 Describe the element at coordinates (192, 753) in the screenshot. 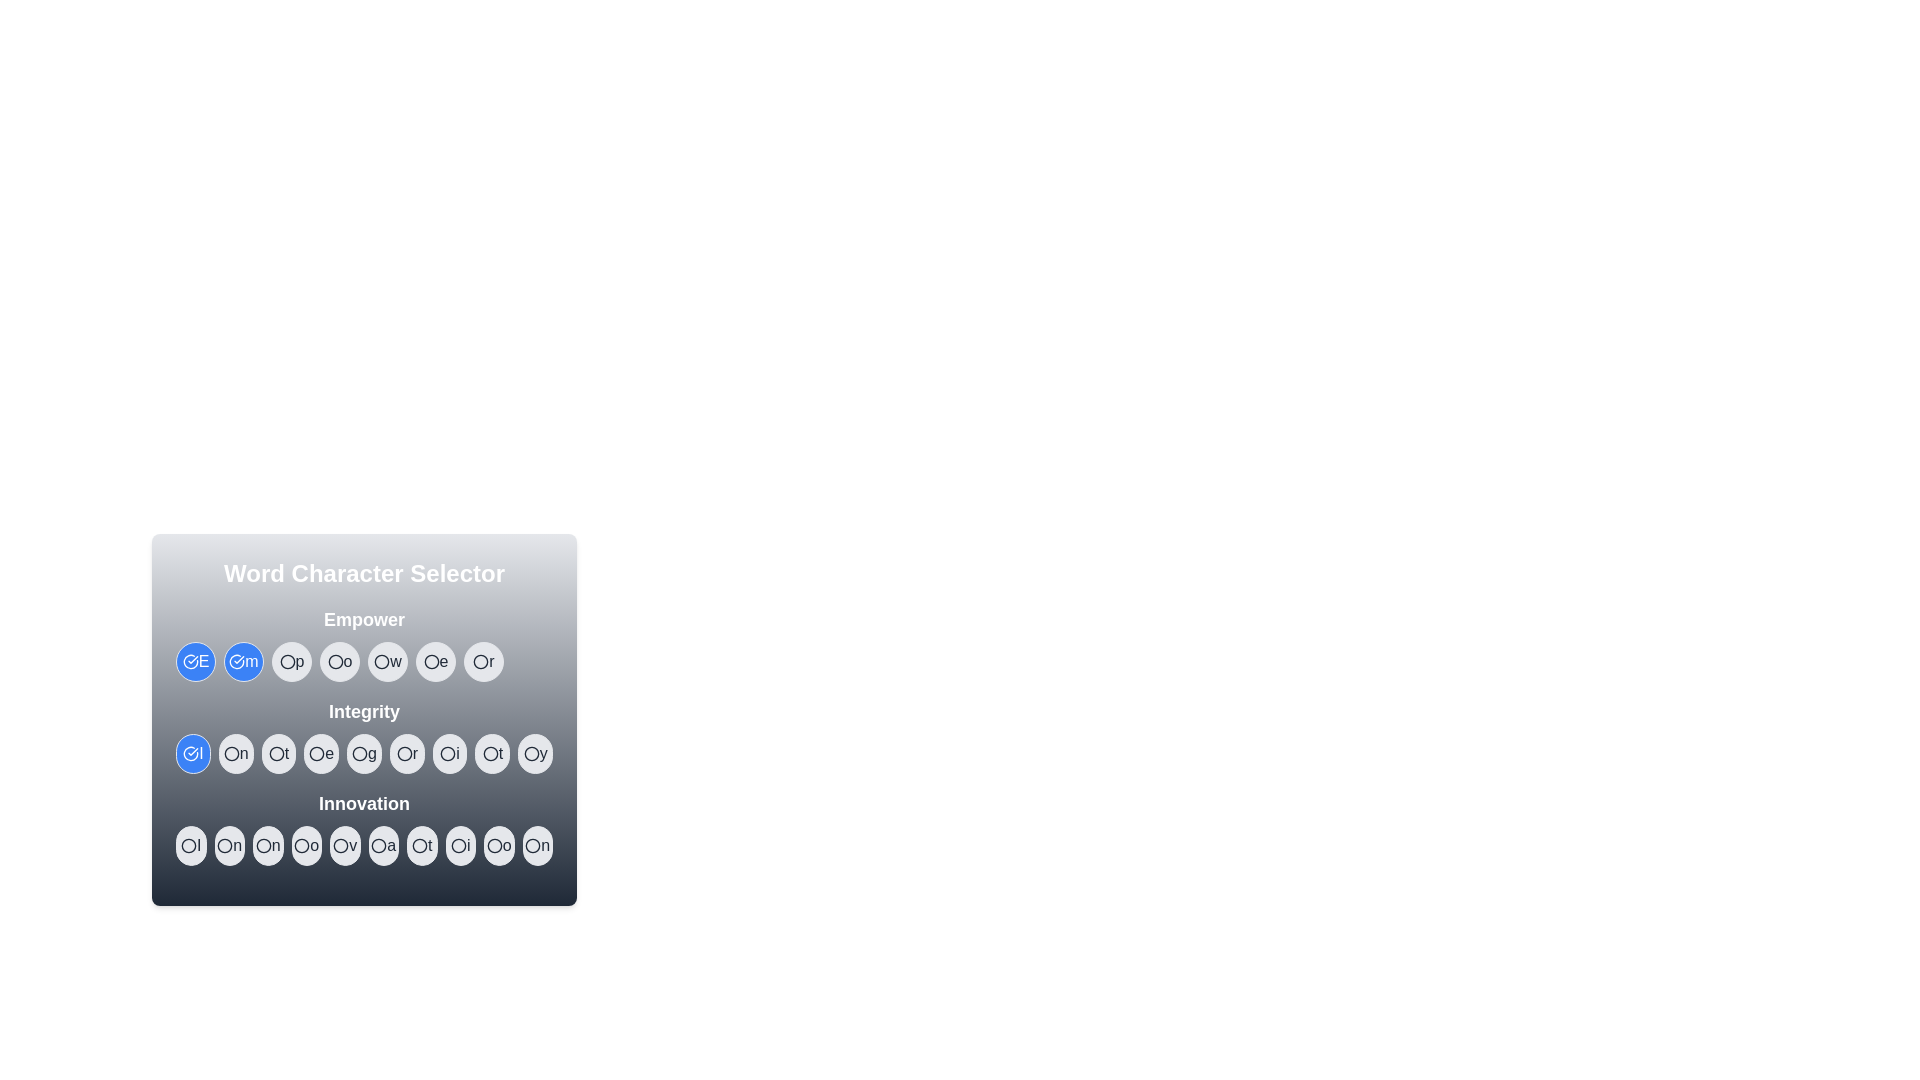

I see `the character I in the word Integrity` at that location.